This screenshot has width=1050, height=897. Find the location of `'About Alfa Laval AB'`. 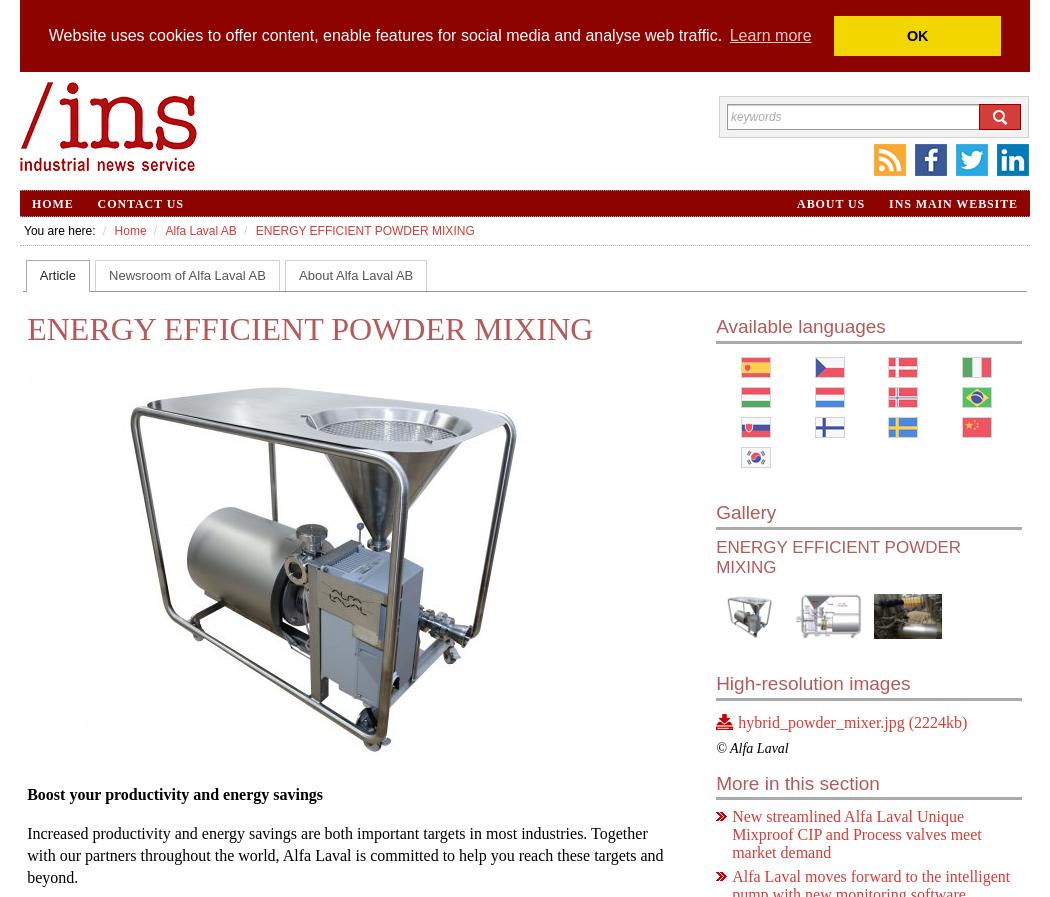

'About Alfa Laval AB' is located at coordinates (354, 273).